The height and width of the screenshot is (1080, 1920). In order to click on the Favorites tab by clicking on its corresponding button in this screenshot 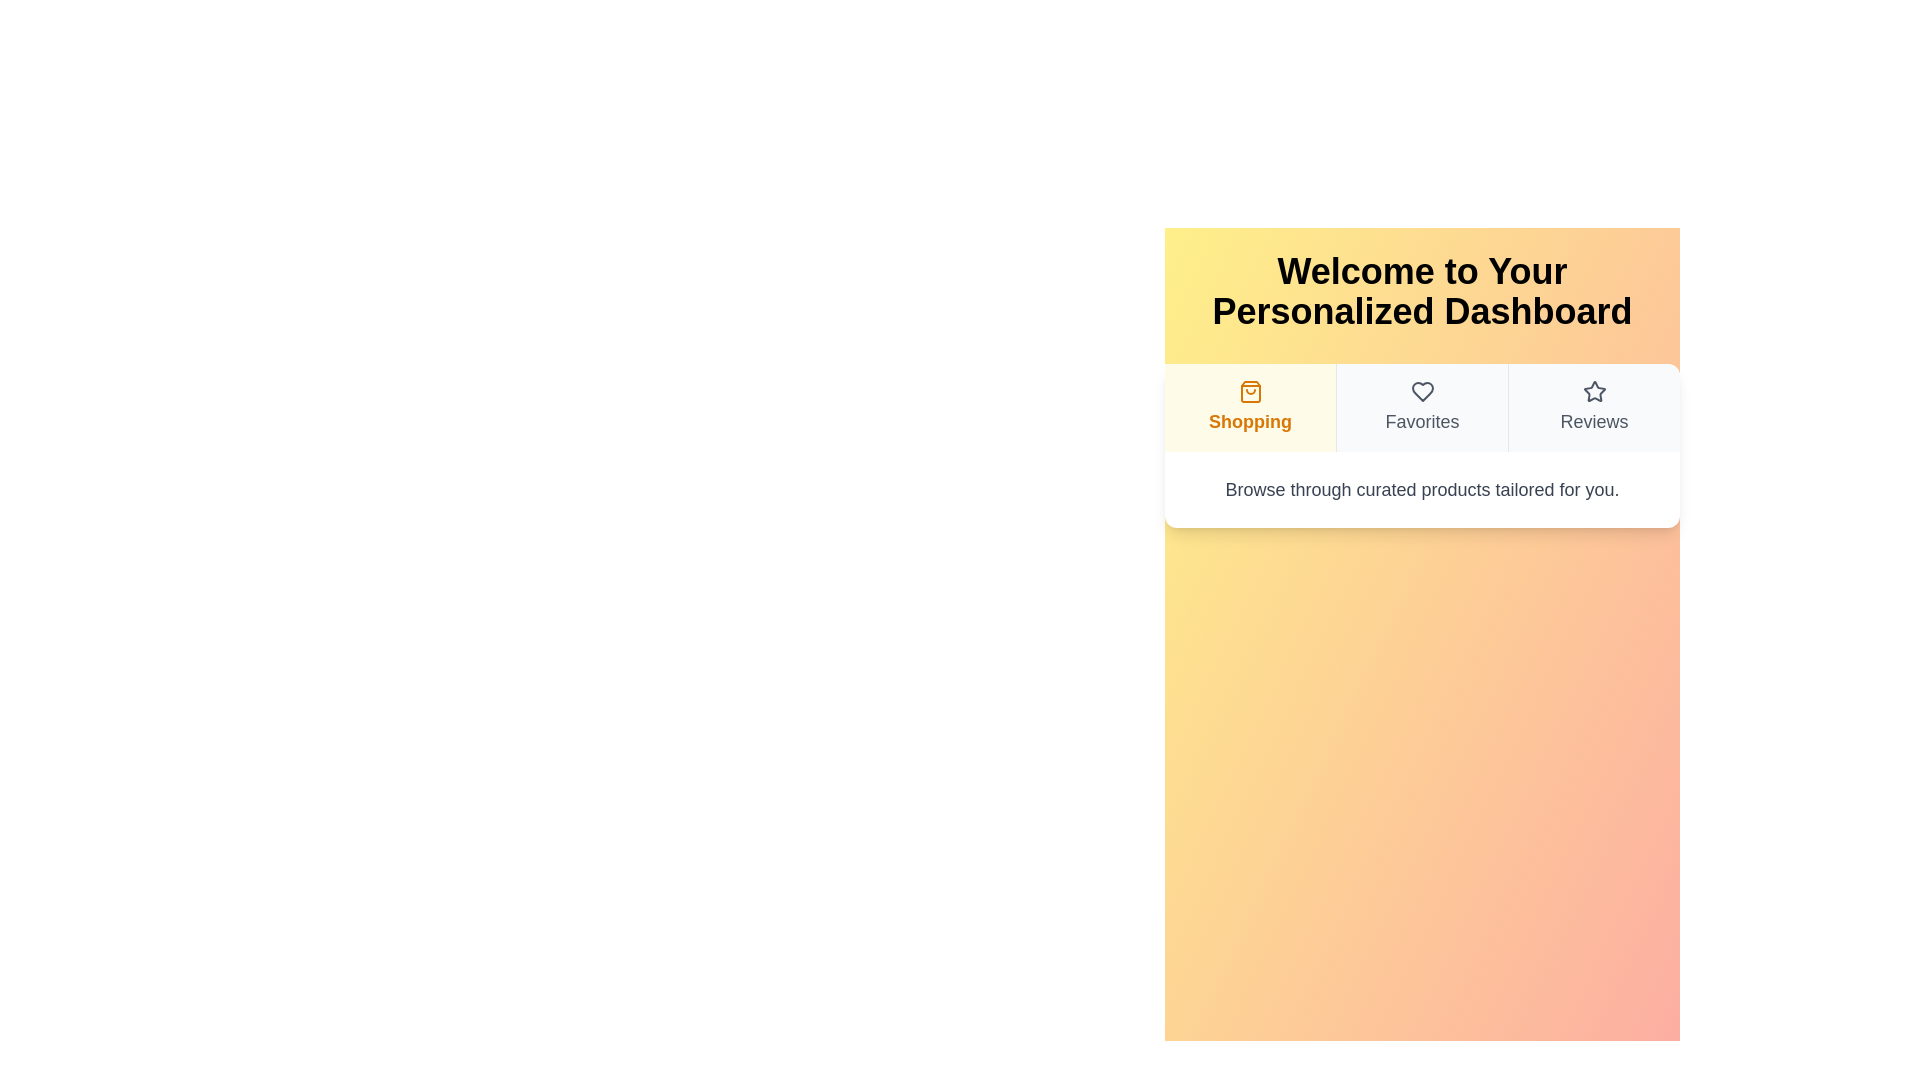, I will do `click(1420, 407)`.